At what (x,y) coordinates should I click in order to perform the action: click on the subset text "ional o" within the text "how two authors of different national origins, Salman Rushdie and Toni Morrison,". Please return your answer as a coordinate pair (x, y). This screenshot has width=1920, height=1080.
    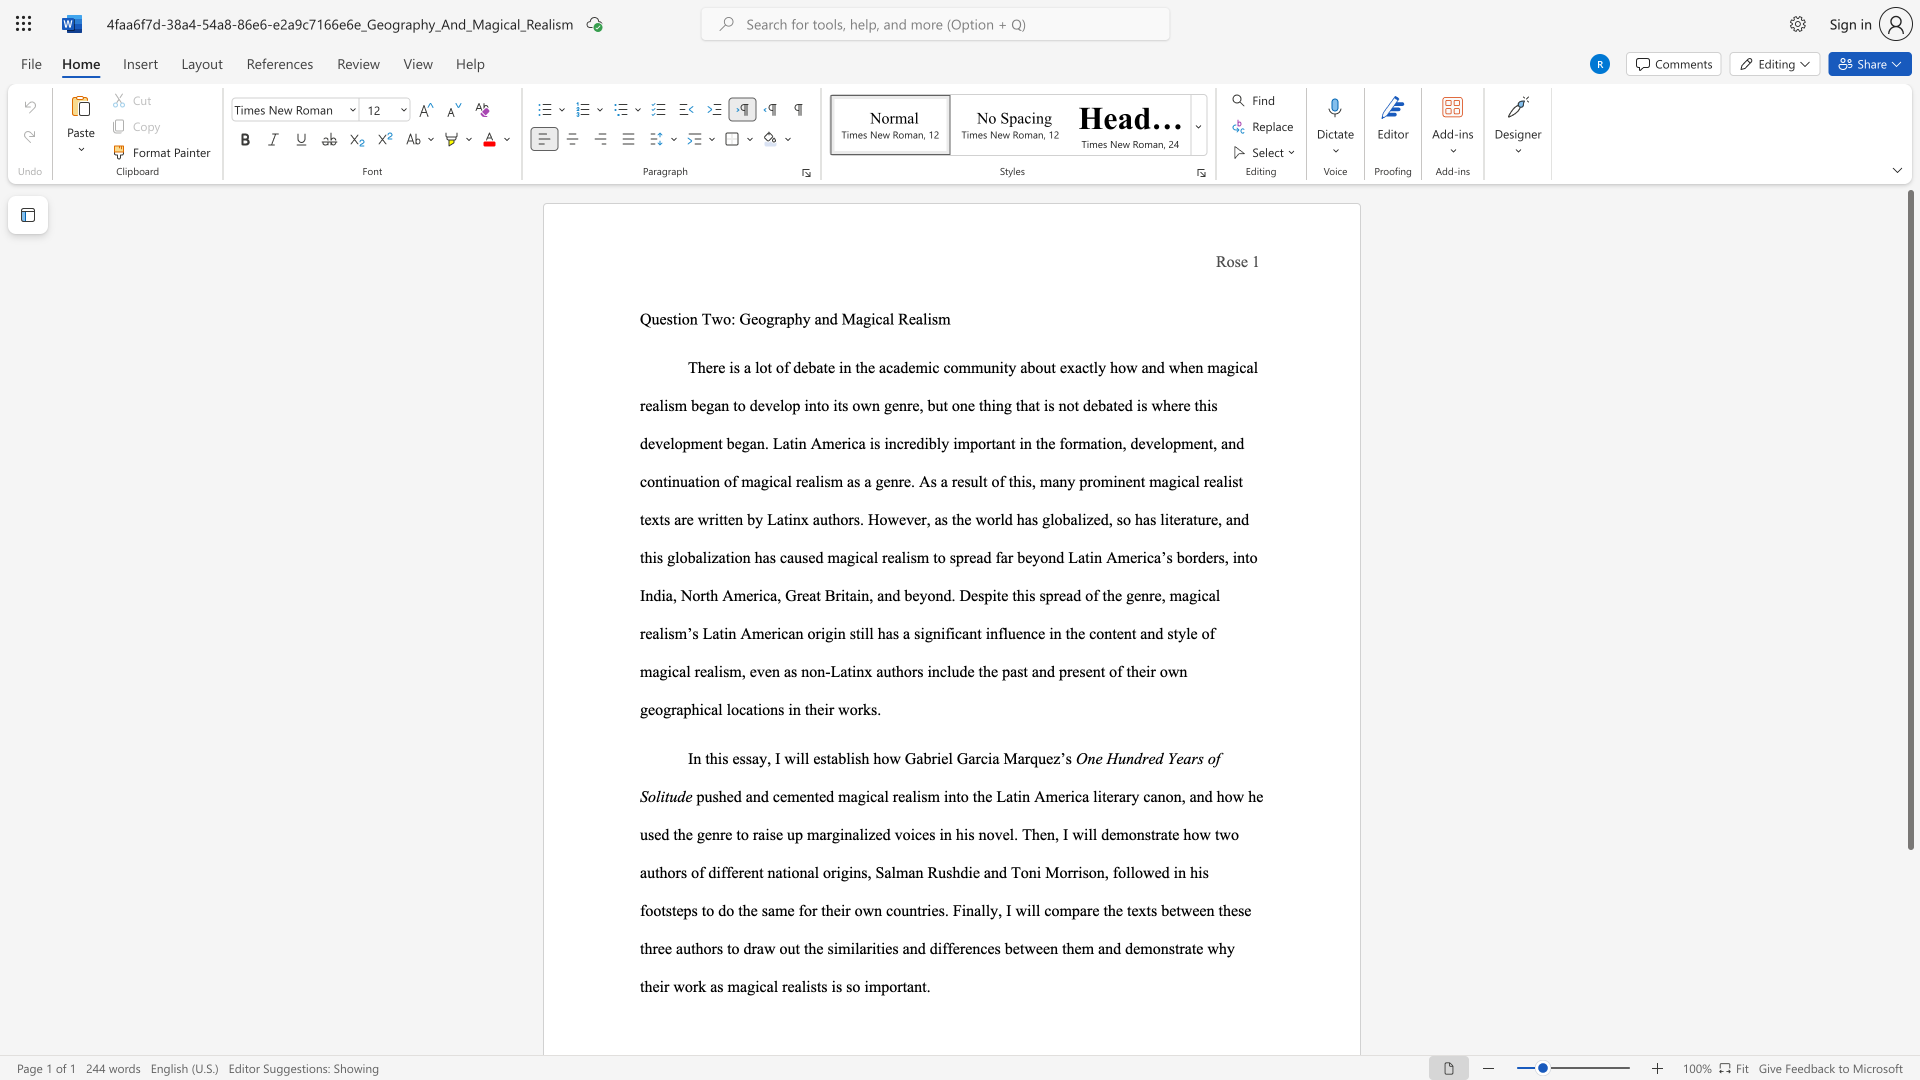
    Looking at the image, I should click on (786, 871).